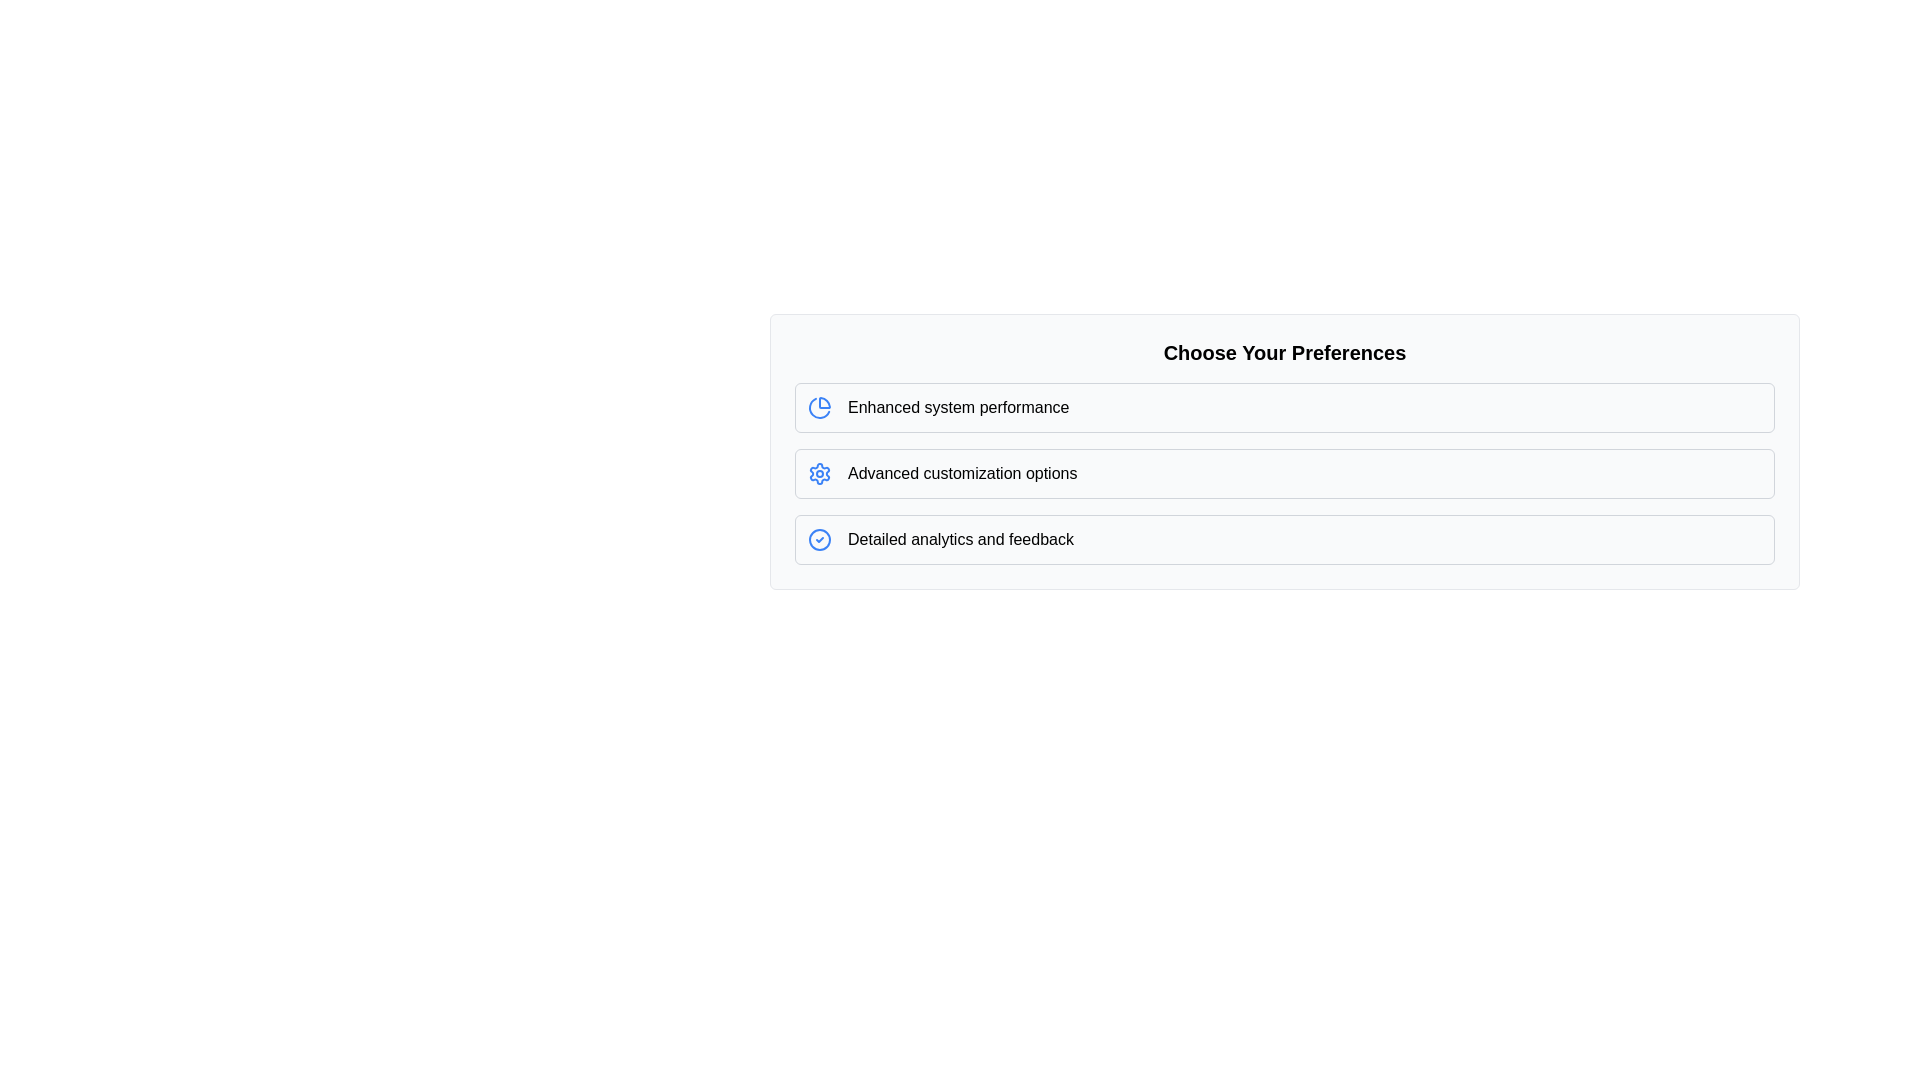 The height and width of the screenshot is (1080, 1920). Describe the element at coordinates (957, 407) in the screenshot. I see `the text label representing a selectable option within the preferences menu, located in the first row of the 'Choose Your Preferences' section` at that location.